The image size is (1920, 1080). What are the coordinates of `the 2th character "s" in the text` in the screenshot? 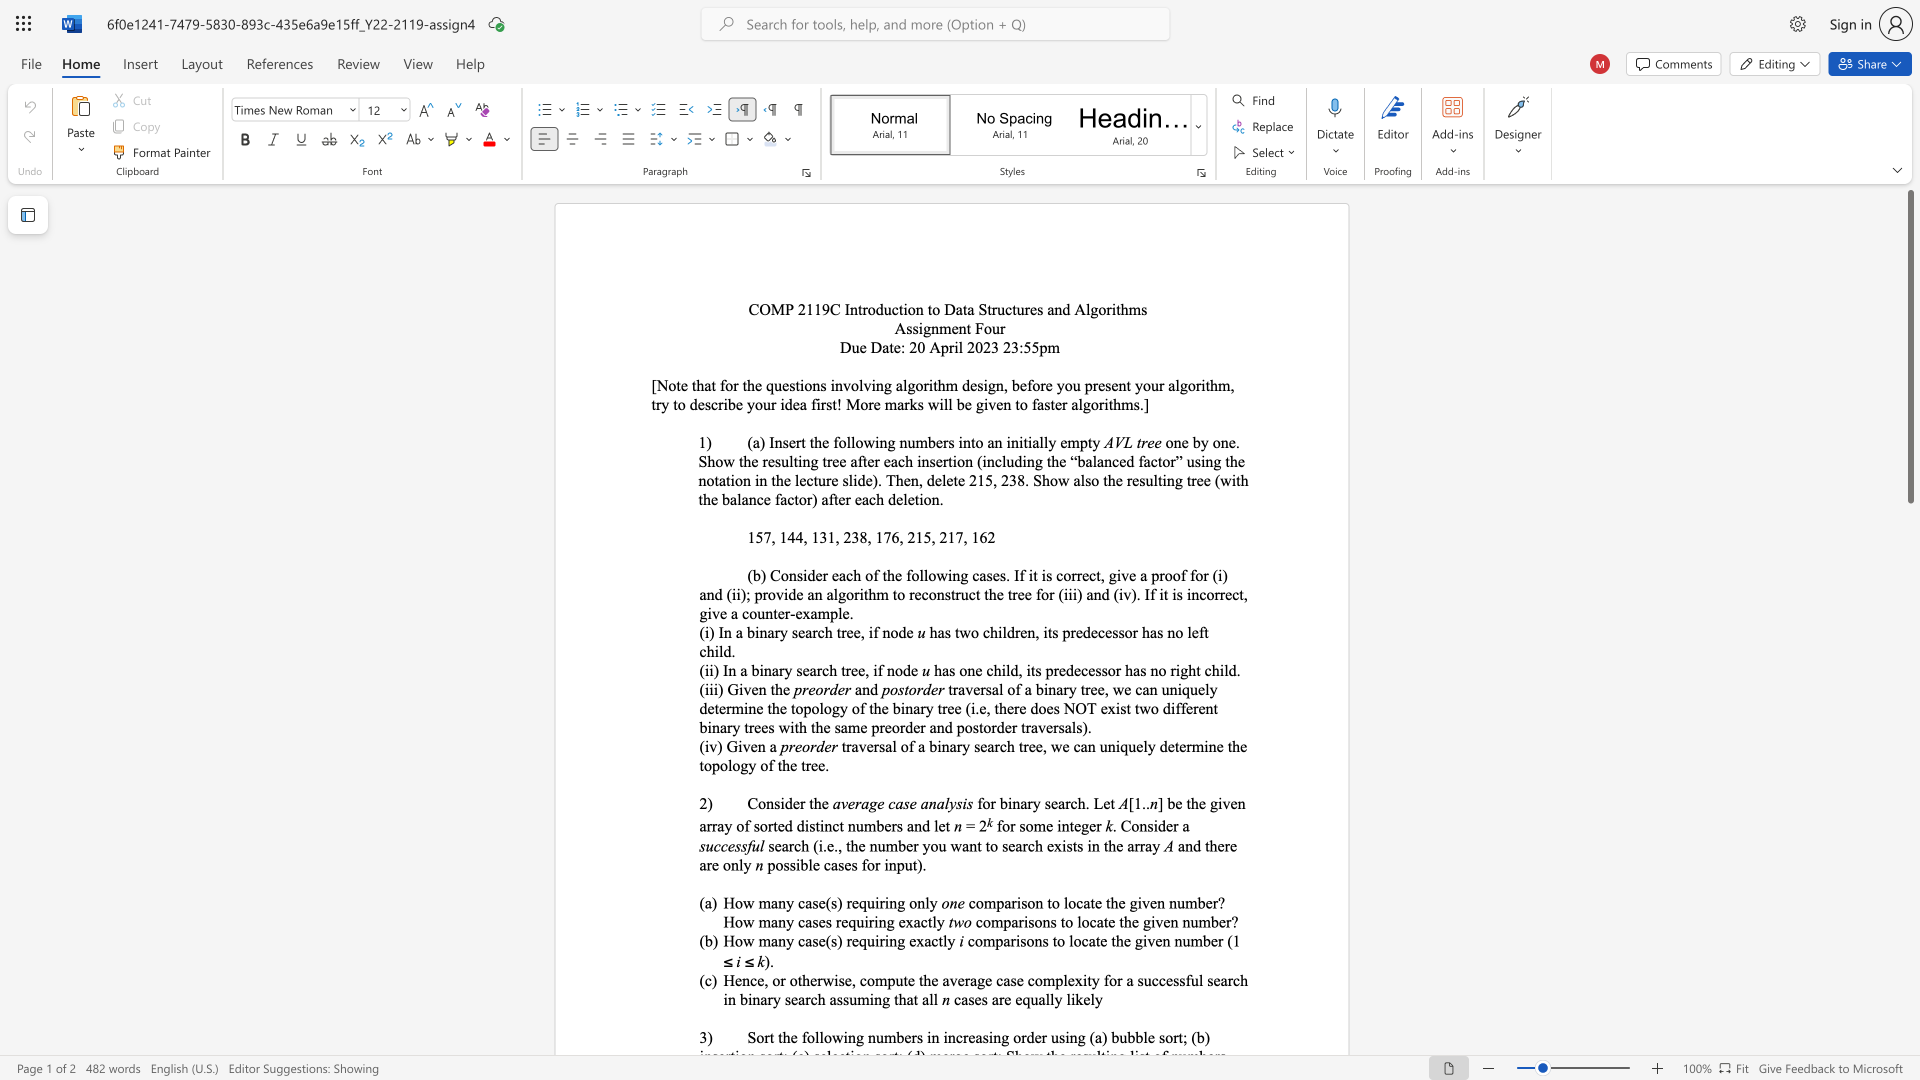 It's located at (958, 802).